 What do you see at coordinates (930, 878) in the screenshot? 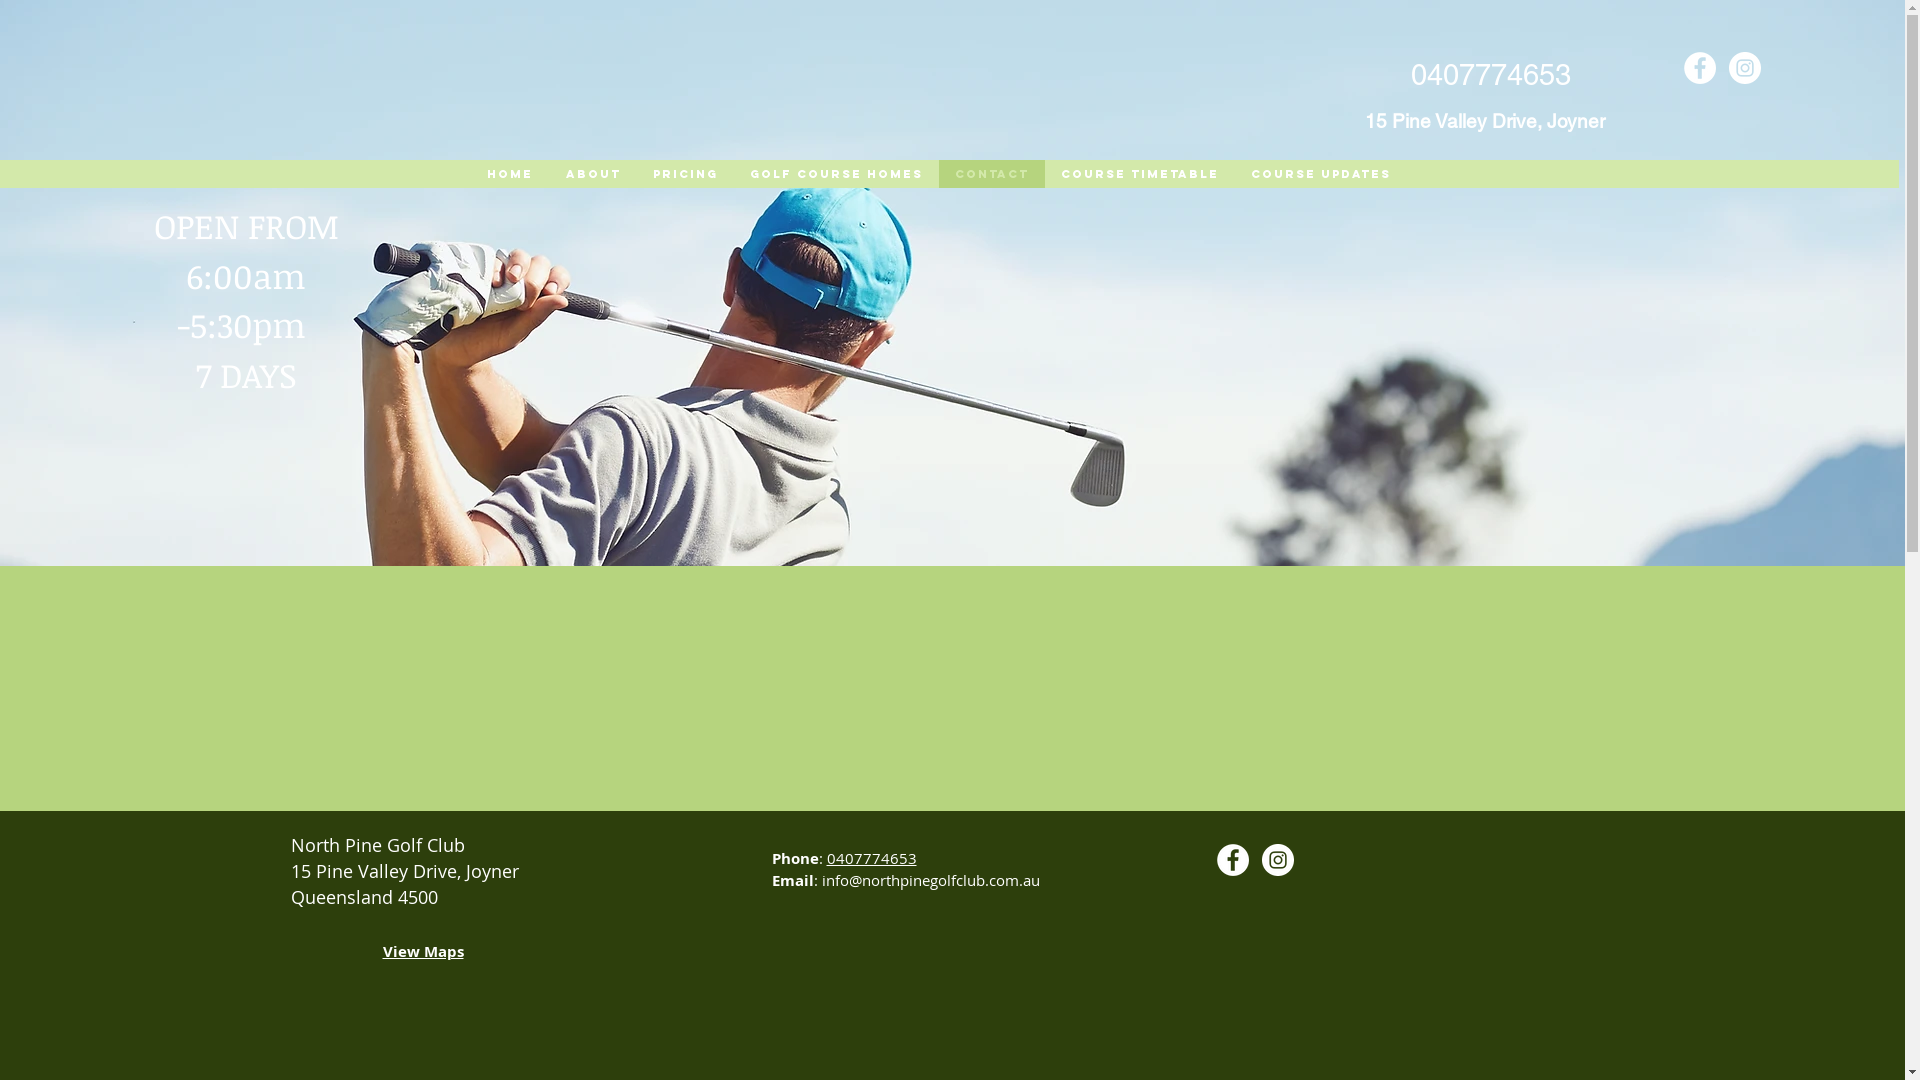
I see `'info@northpinegolfclub.com.au'` at bounding box center [930, 878].